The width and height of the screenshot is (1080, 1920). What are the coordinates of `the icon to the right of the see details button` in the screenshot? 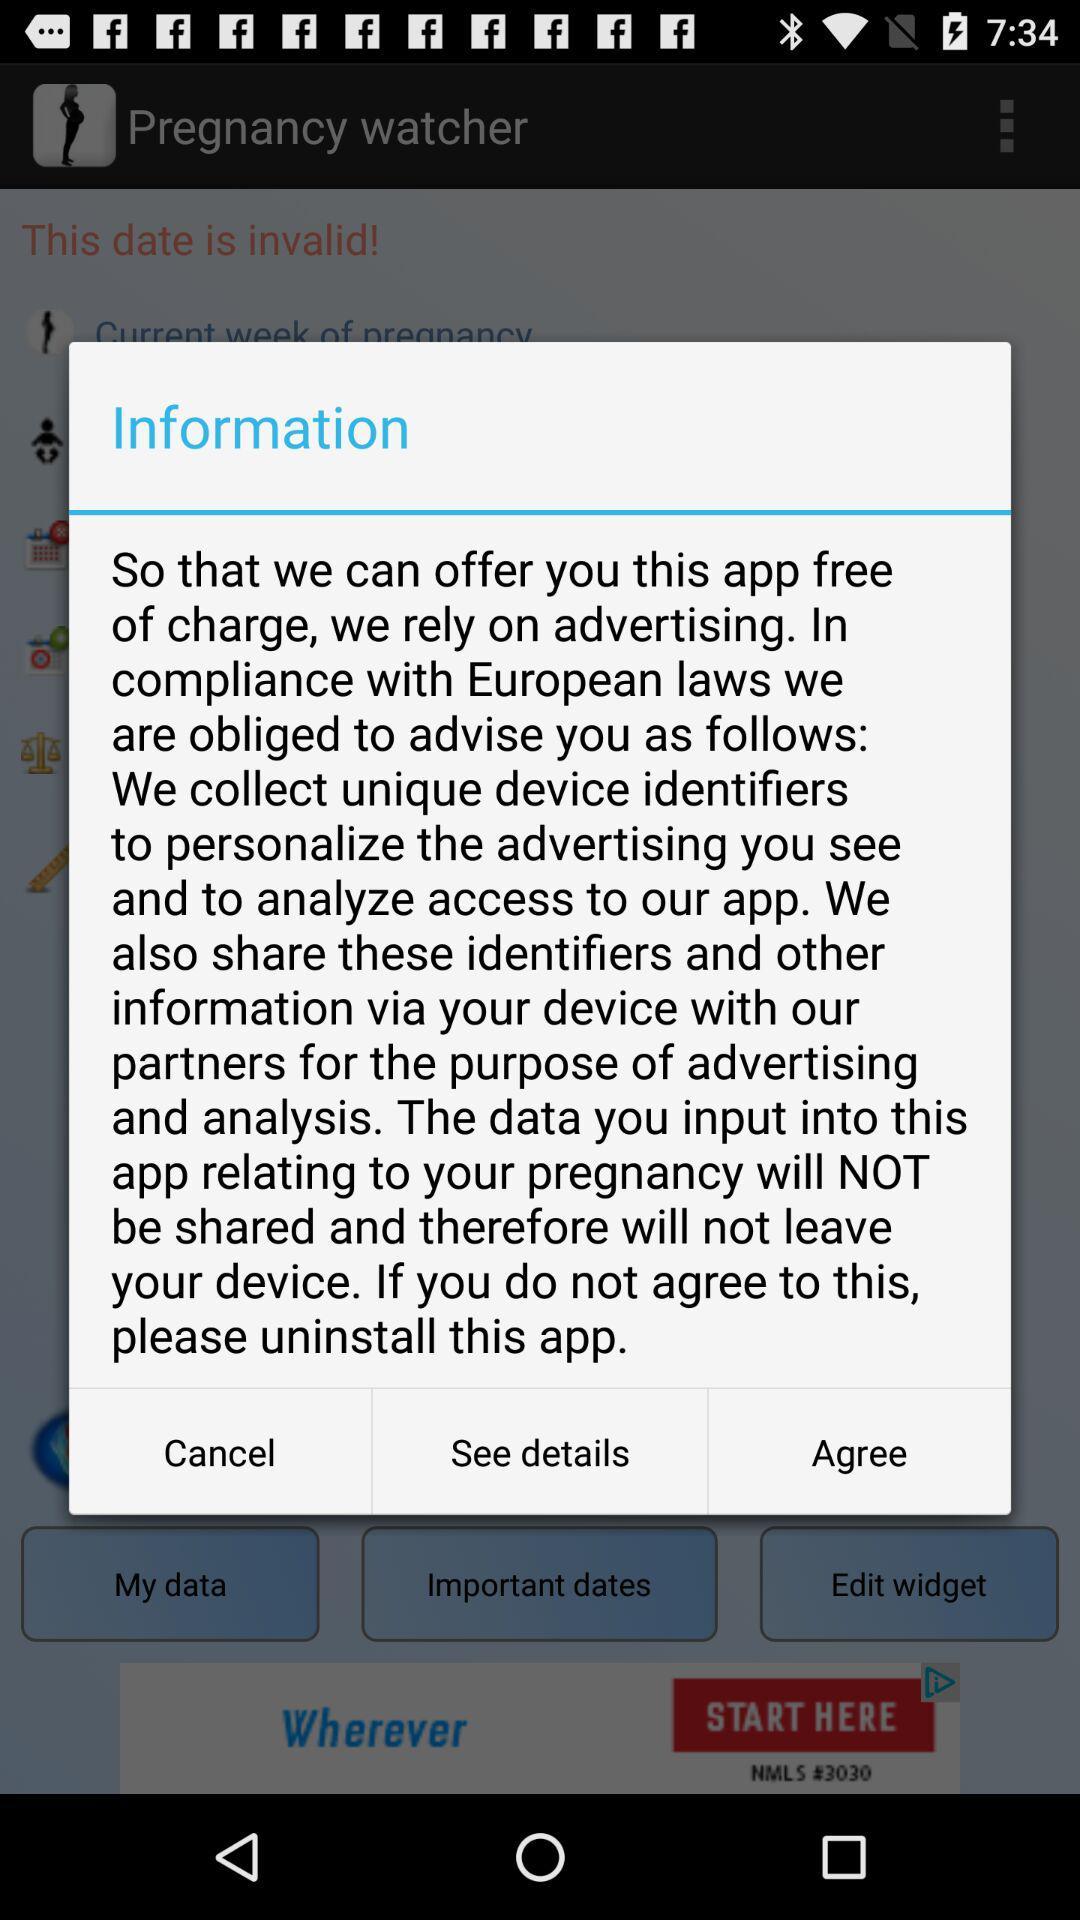 It's located at (858, 1451).